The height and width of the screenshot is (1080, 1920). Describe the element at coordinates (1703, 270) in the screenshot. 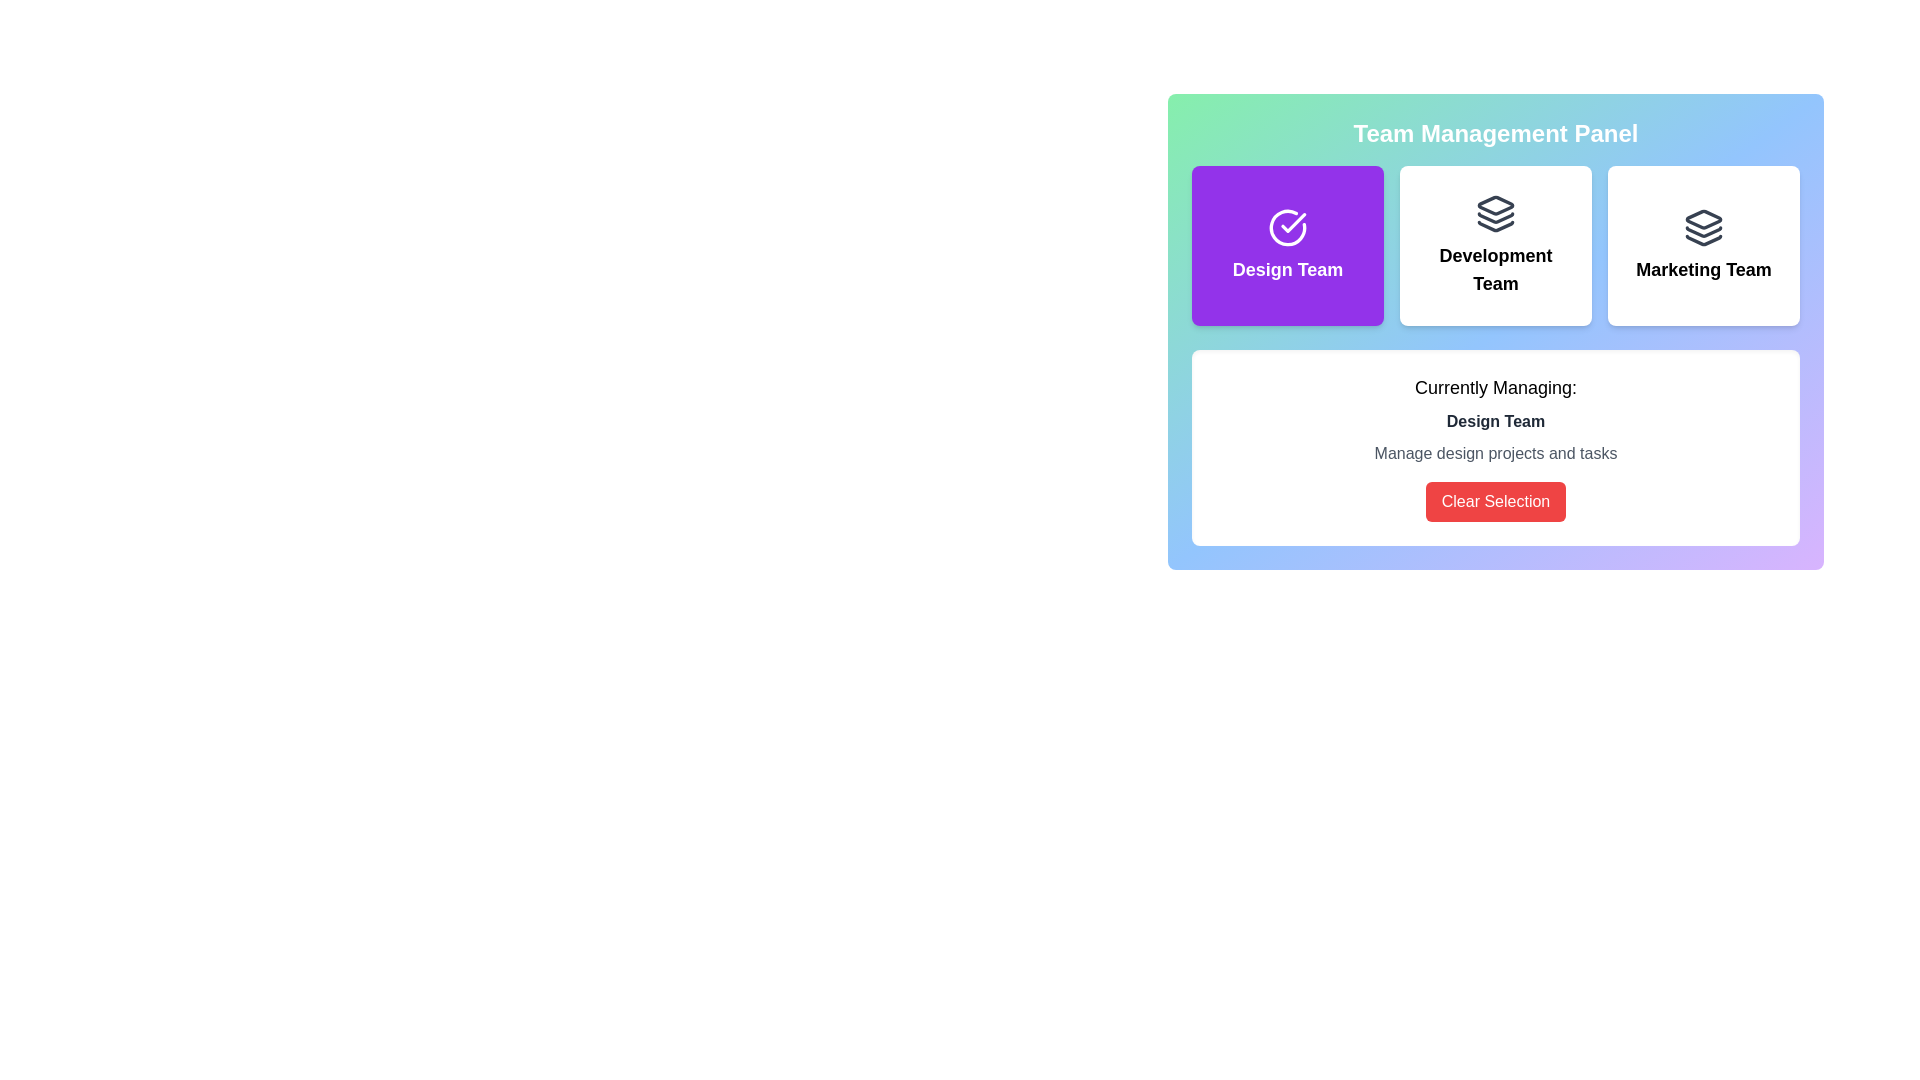

I see `the 'Marketing Team' text label, which is styled in bold and medium-large font and is located below an icon representing stacked layers, aligned centrally within a card-like structure on the right side of the grid layout` at that location.